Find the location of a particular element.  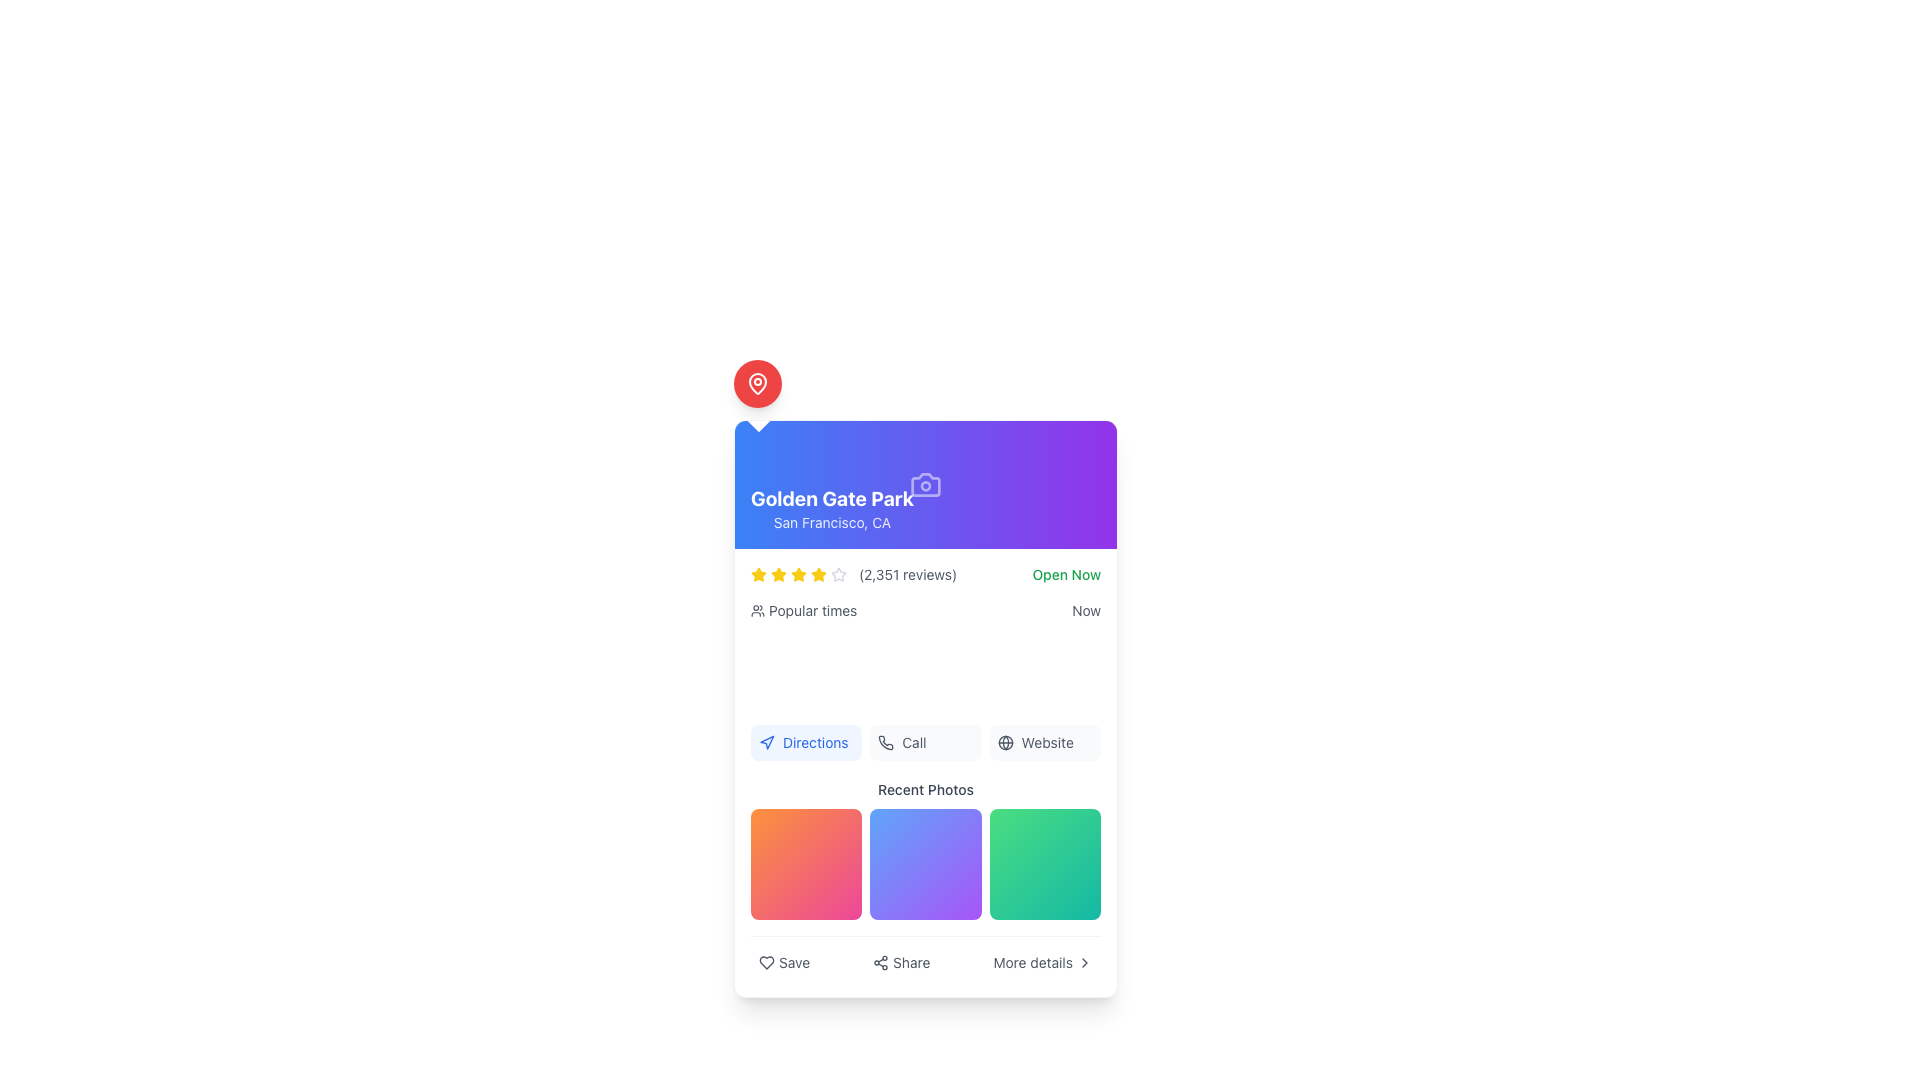

the third rating star icon under 'Golden Gate Park' is located at coordinates (797, 574).